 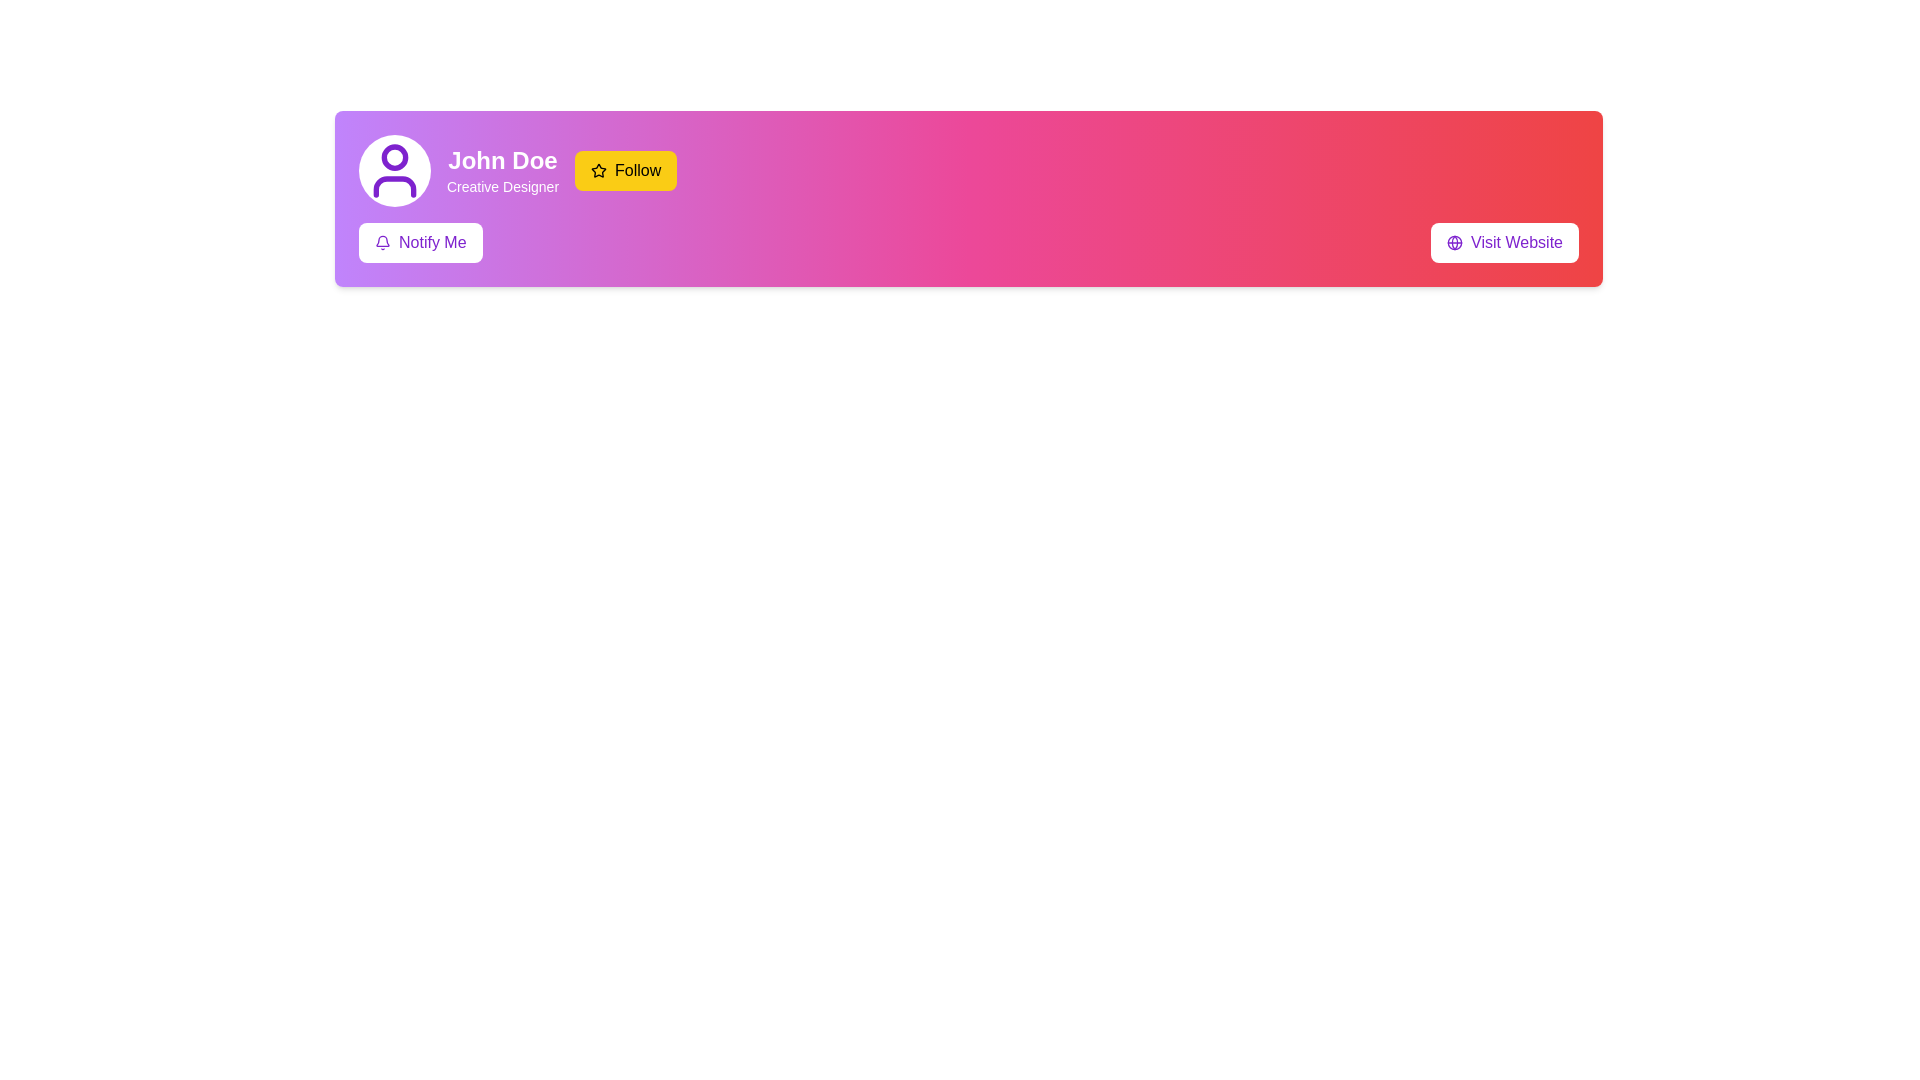 What do you see at coordinates (383, 242) in the screenshot?
I see `the bell icon that signifies a notification-related action, located adjacent to the 'Notify Me' text inside the button with a gradient purple to pink background` at bounding box center [383, 242].